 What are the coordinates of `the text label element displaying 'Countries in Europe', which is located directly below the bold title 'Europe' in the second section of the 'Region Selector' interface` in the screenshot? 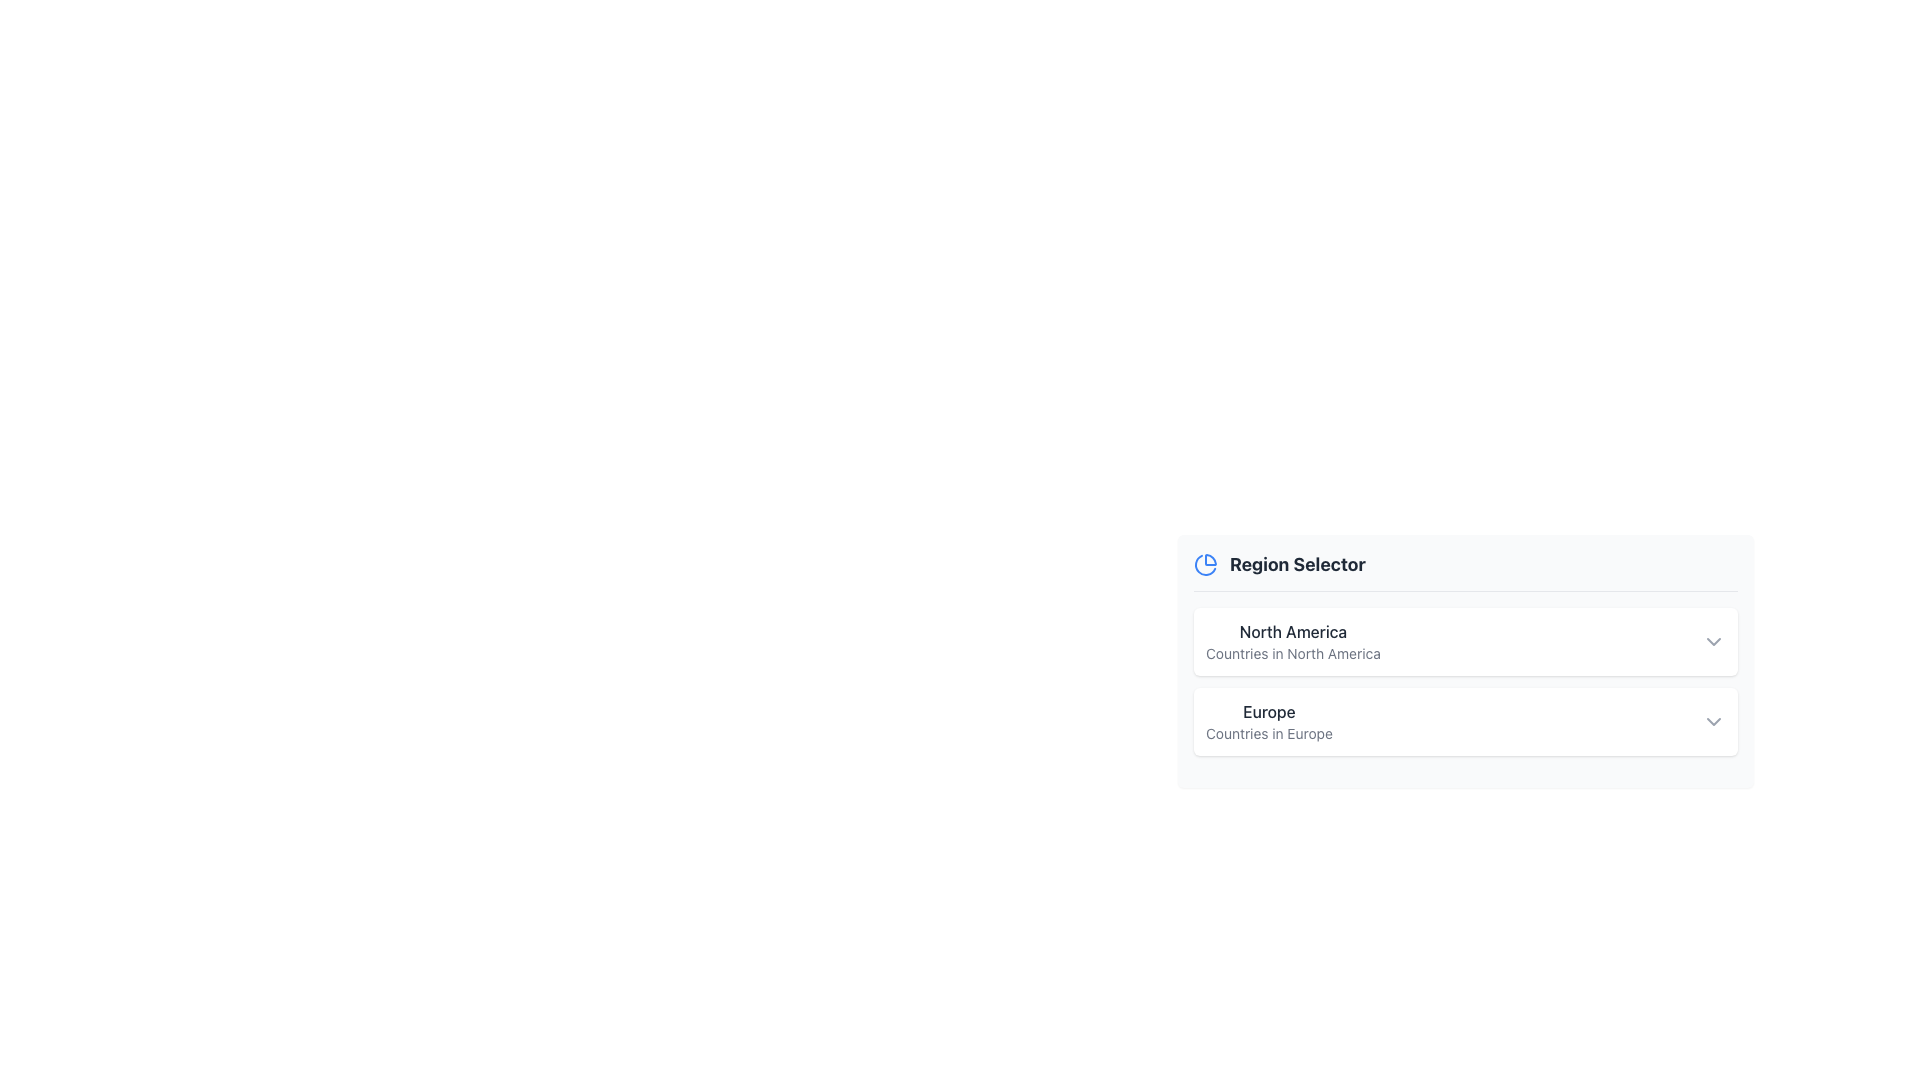 It's located at (1268, 733).